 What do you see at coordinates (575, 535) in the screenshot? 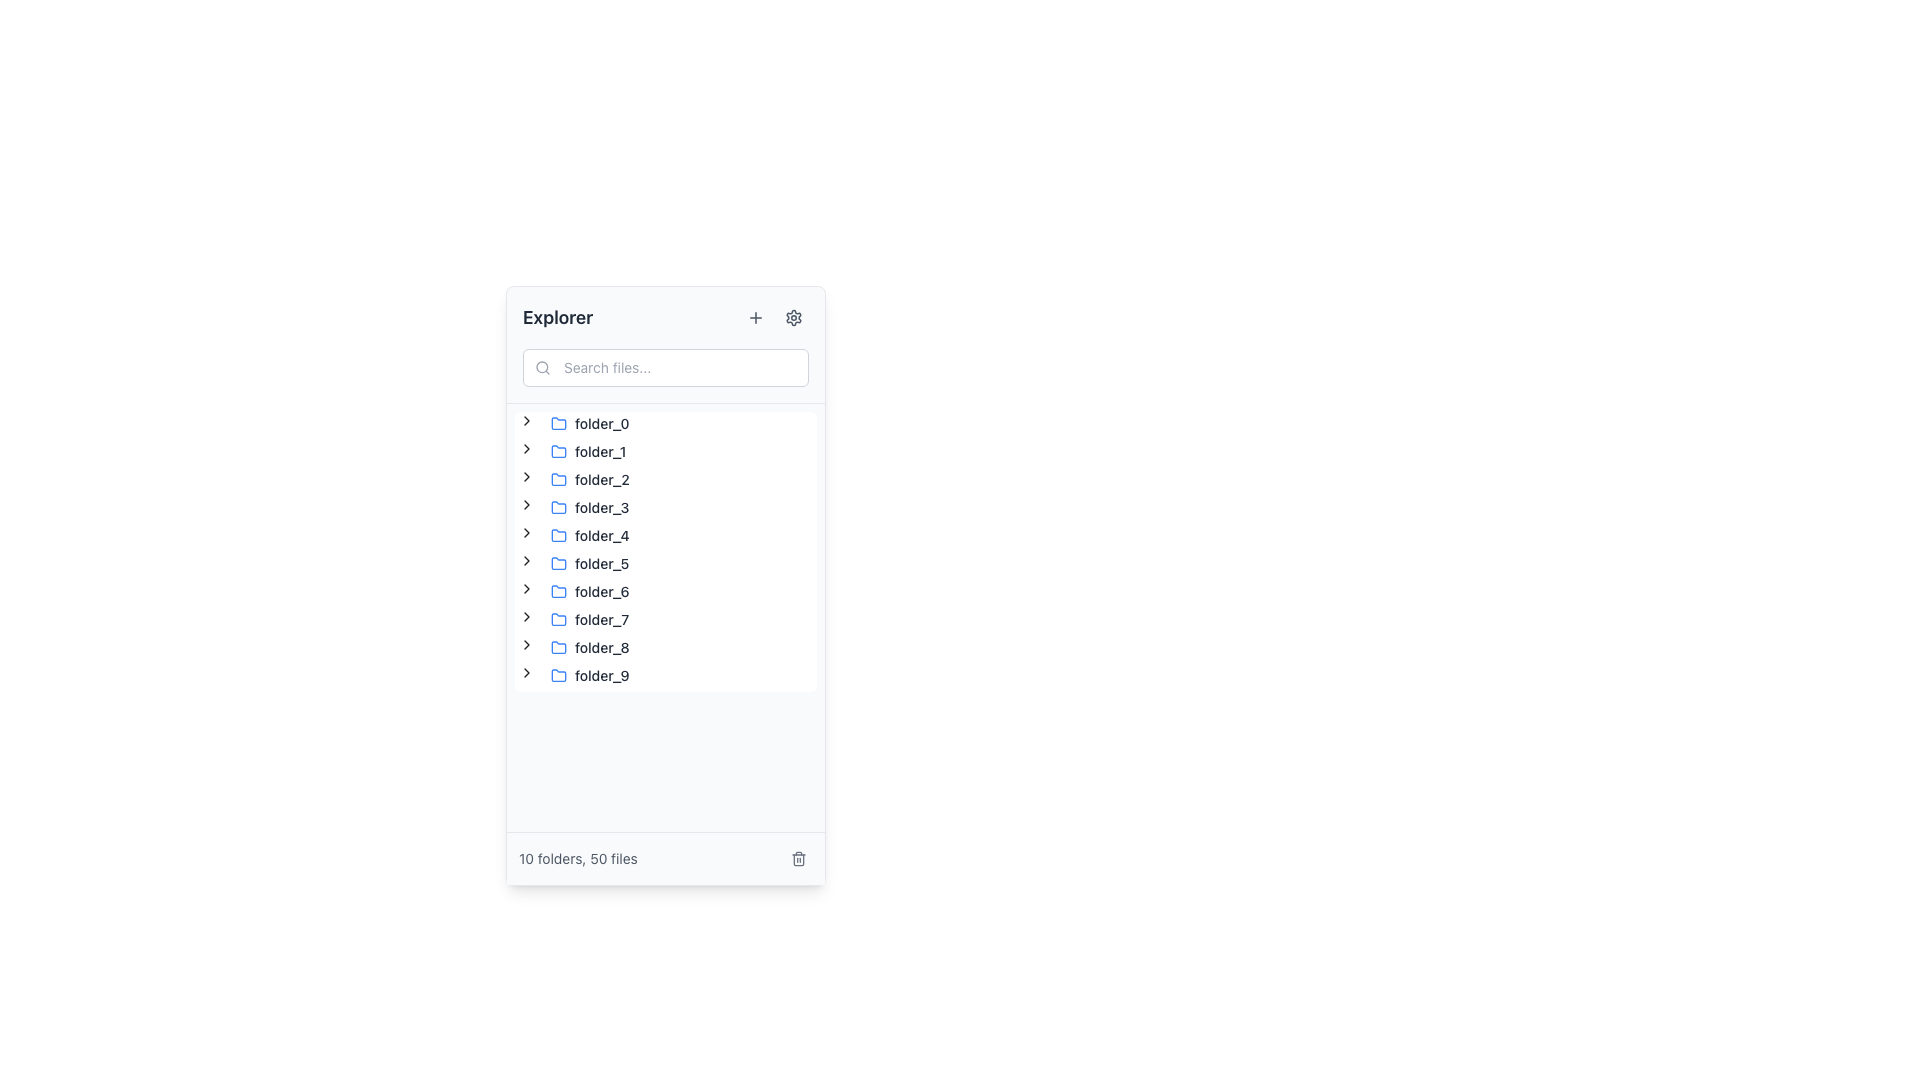
I see `to select the folder named 'folder_4' in the Tree view of the file explorer interface, which is the fifth entry in the directory list` at bounding box center [575, 535].